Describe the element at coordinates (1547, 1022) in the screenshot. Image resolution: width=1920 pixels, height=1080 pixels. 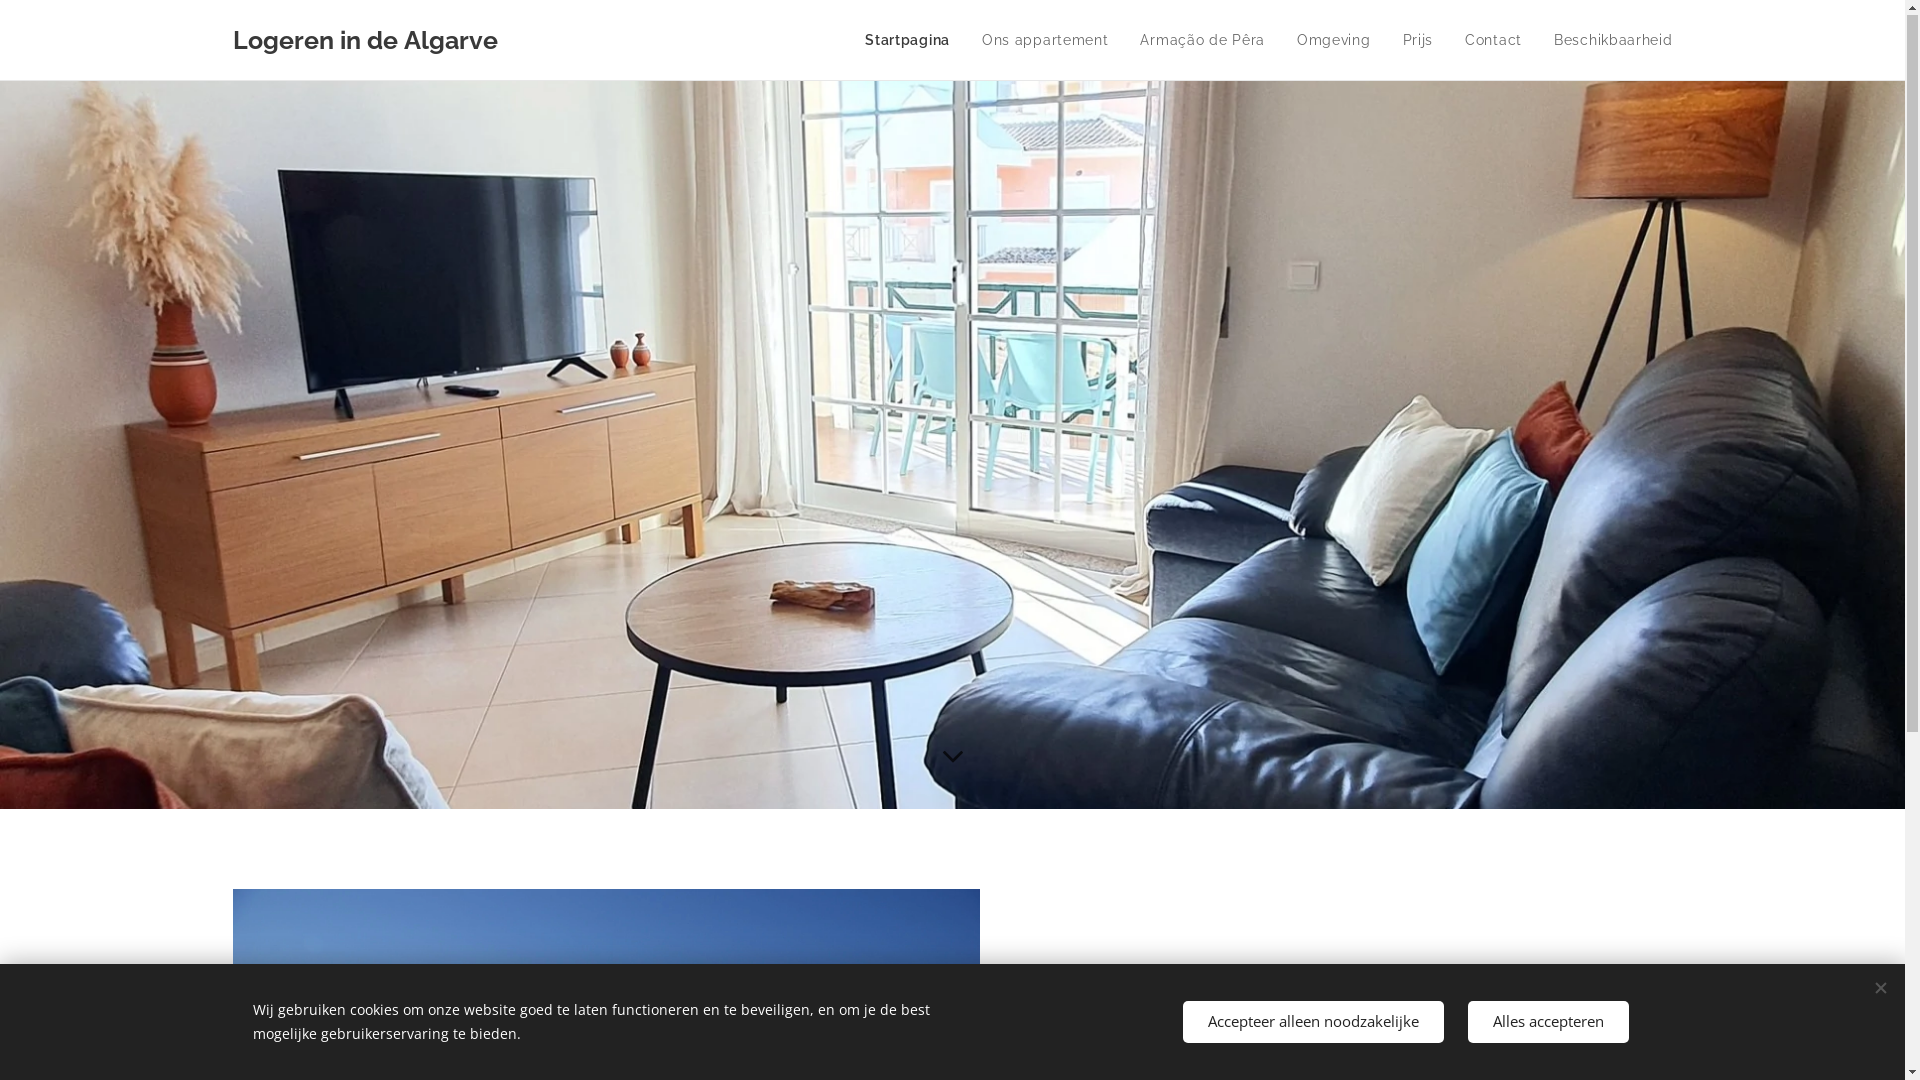
I see `'Alles accepteren'` at that location.